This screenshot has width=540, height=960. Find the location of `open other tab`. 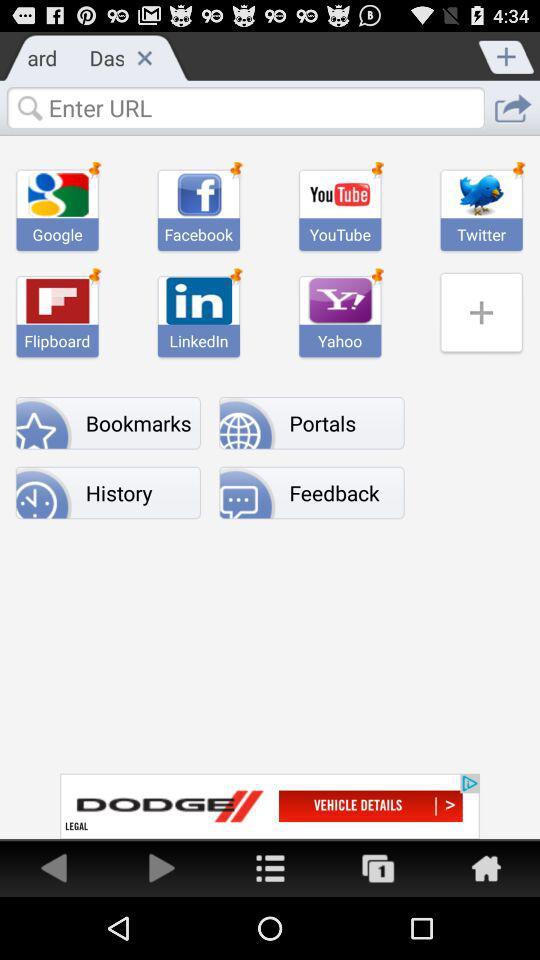

open other tab is located at coordinates (378, 866).